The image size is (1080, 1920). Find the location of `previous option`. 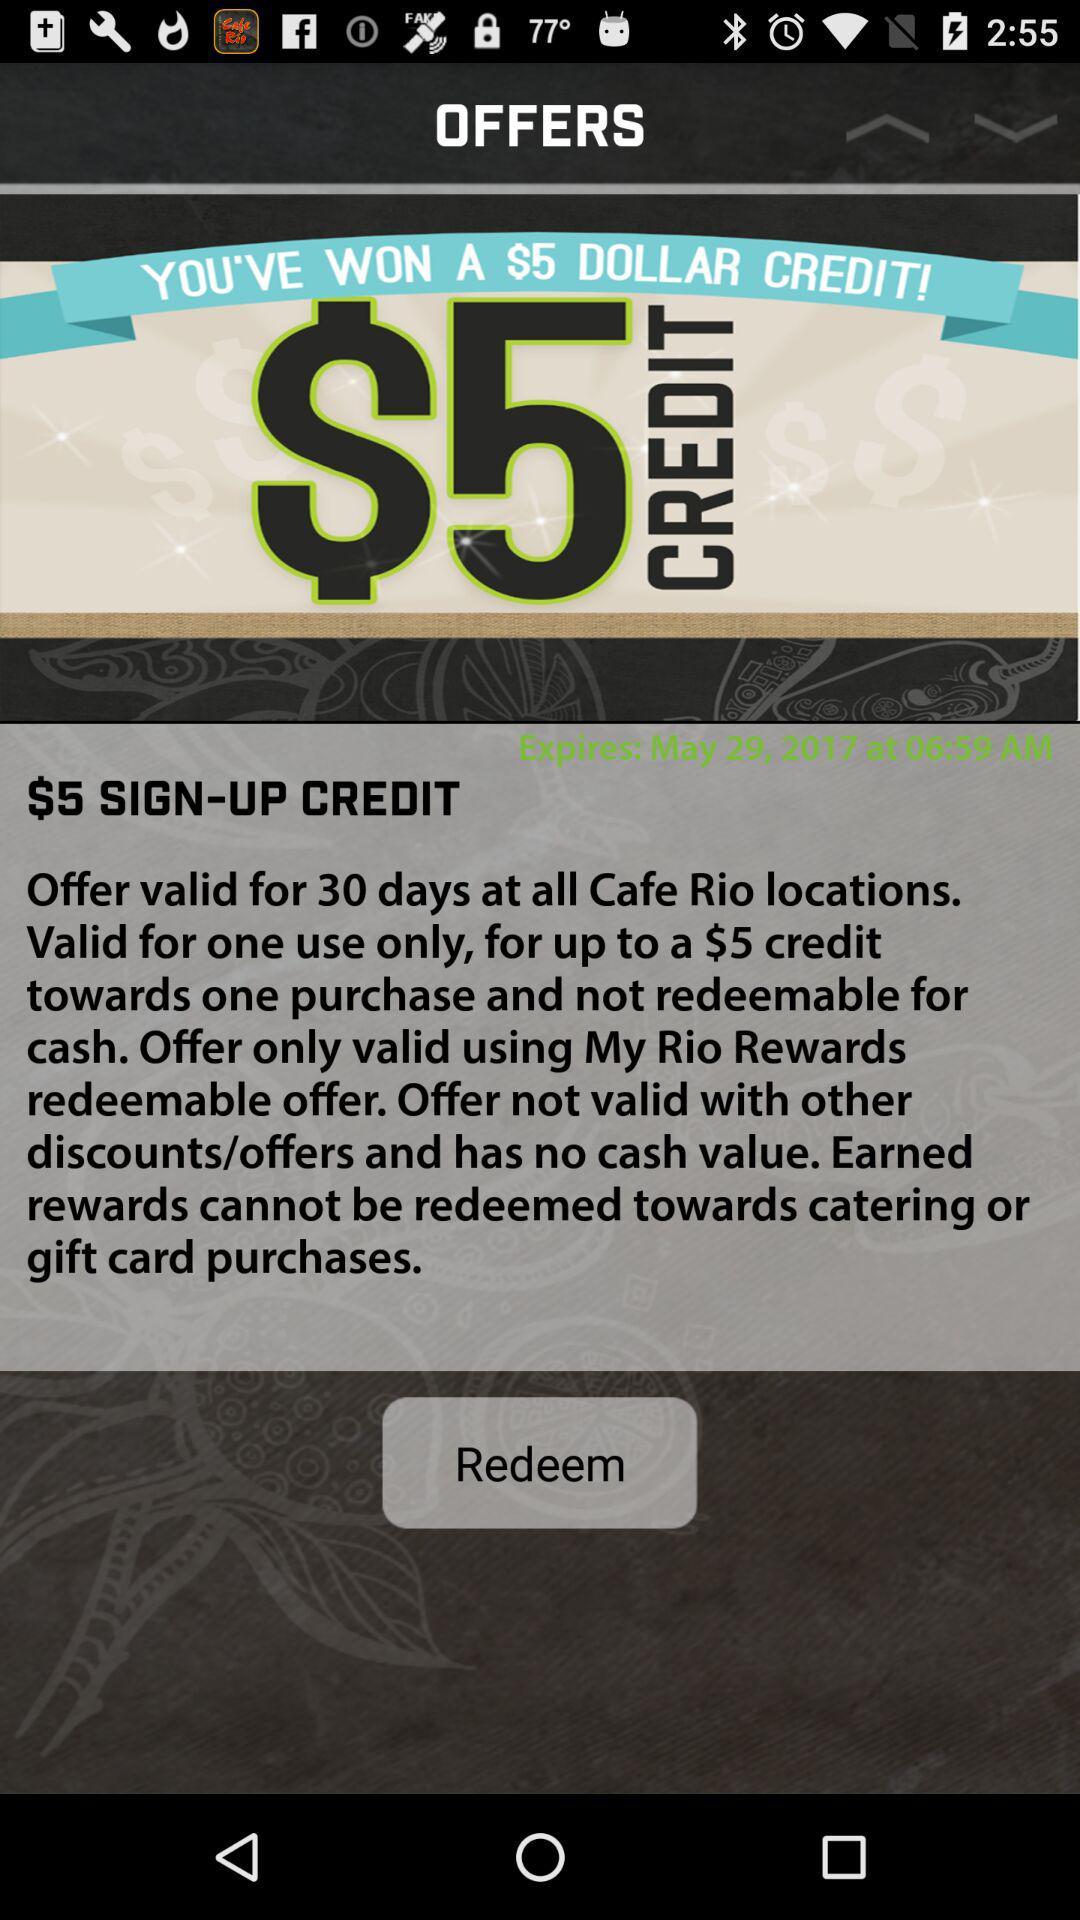

previous option is located at coordinates (886, 127).